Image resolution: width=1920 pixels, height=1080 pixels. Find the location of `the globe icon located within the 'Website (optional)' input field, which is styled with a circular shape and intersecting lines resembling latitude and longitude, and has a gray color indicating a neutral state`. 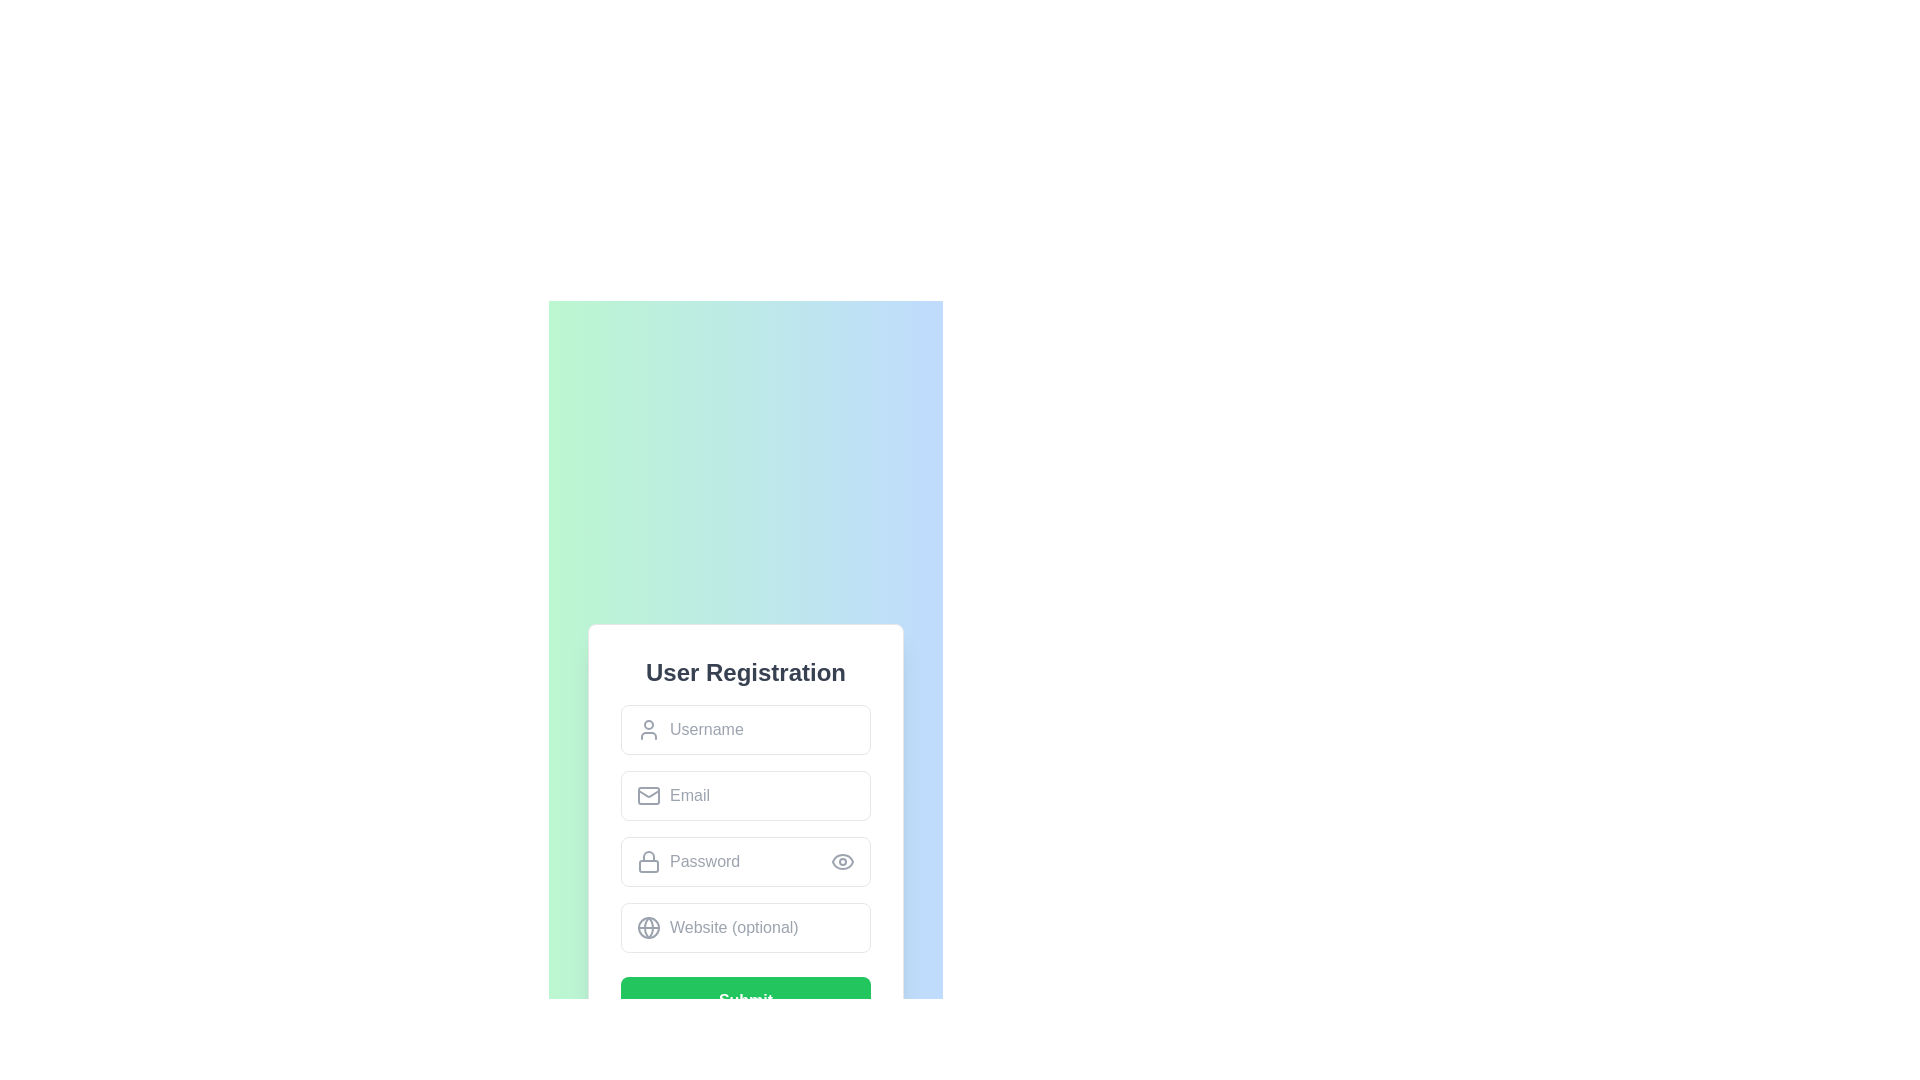

the globe icon located within the 'Website (optional)' input field, which is styled with a circular shape and intersecting lines resembling latitude and longitude, and has a gray color indicating a neutral state is located at coordinates (648, 928).